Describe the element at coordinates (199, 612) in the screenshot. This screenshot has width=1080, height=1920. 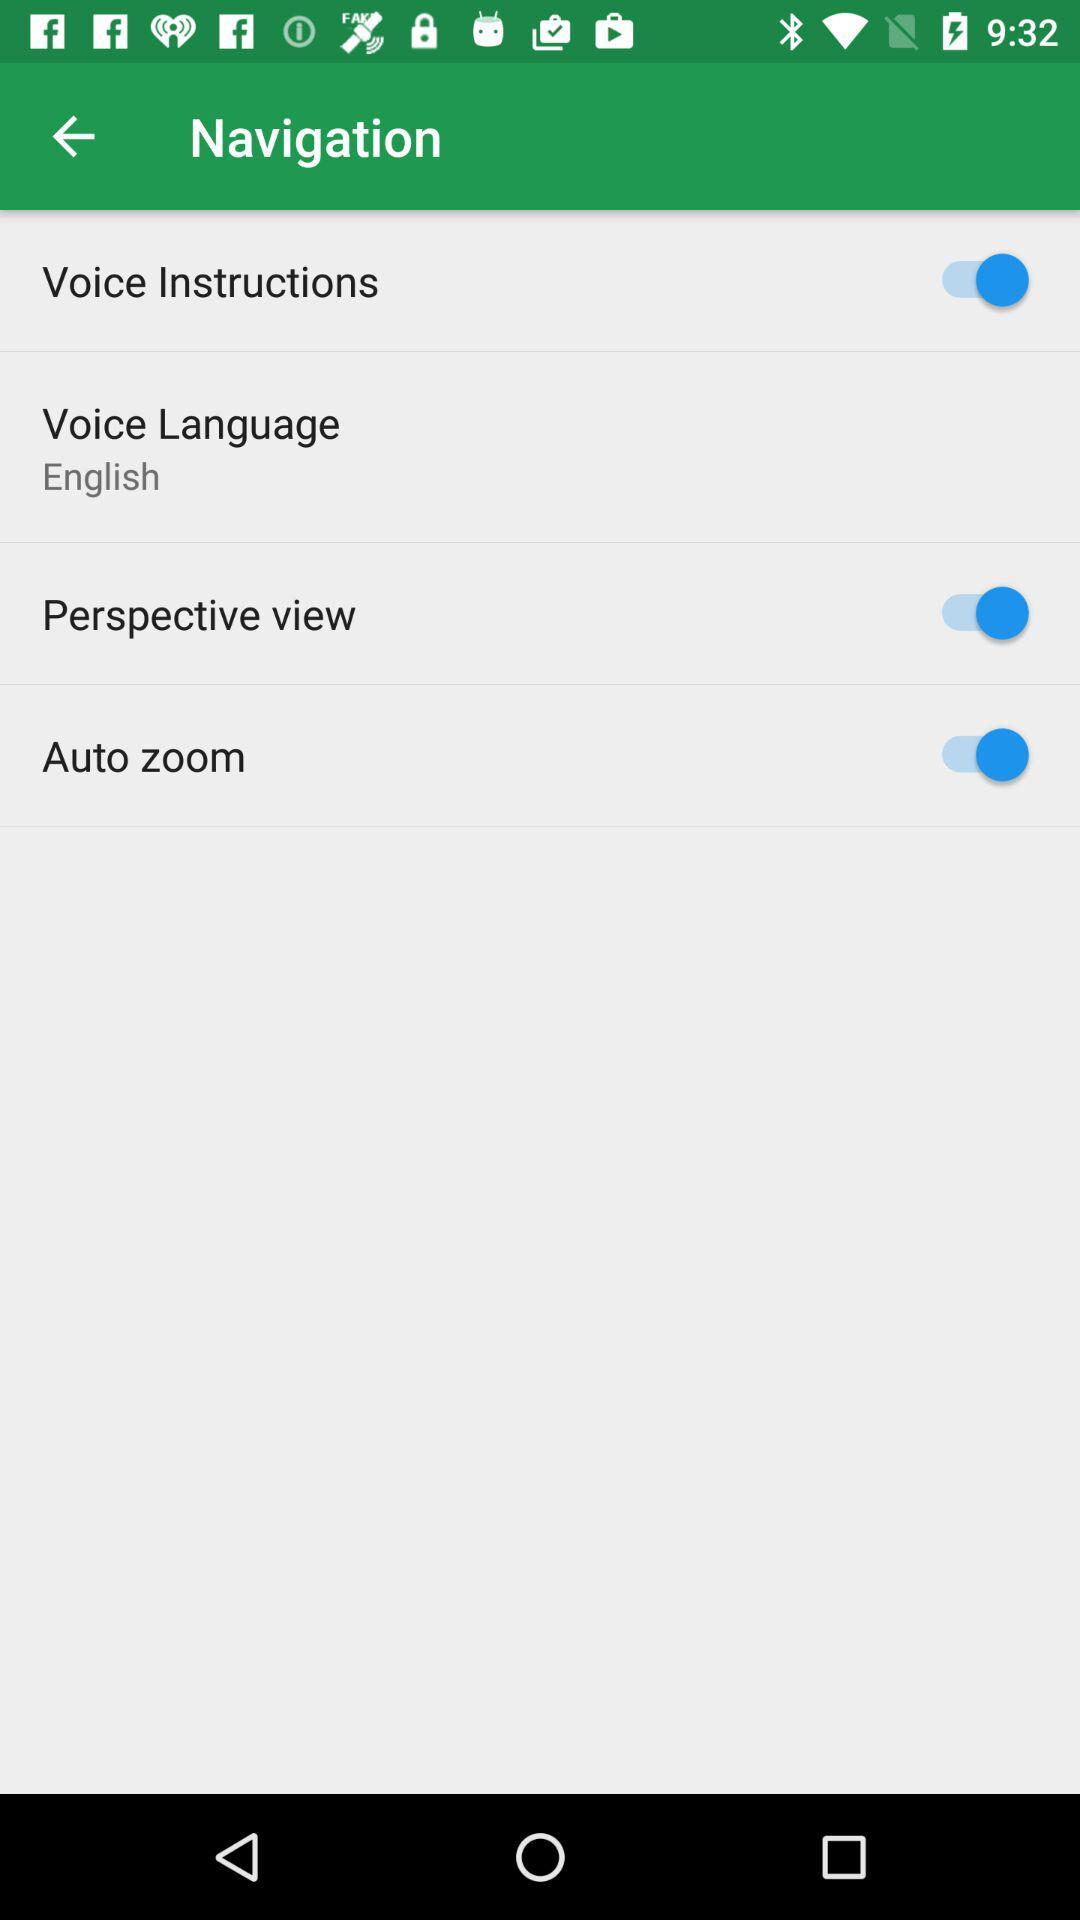
I see `icon below the english item` at that location.